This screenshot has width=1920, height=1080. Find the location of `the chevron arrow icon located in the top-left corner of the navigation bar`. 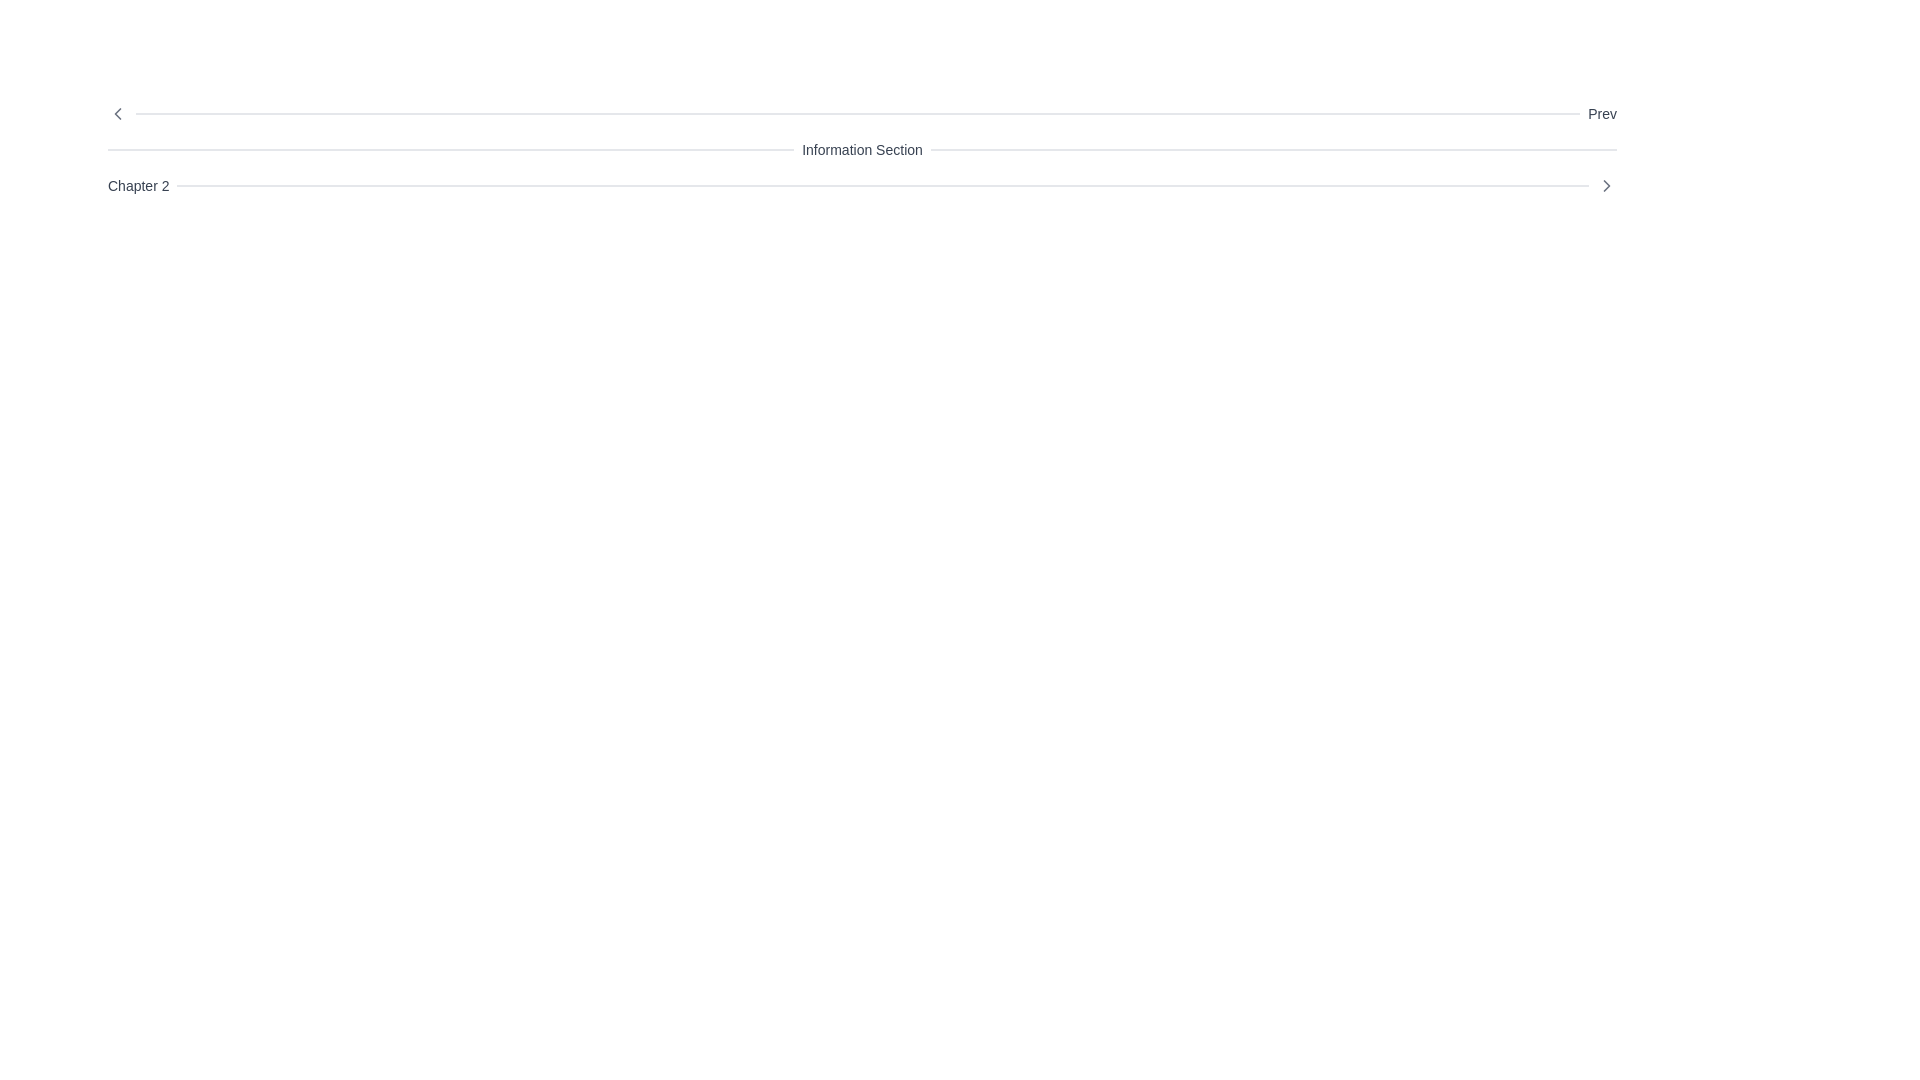

the chevron arrow icon located in the top-left corner of the navigation bar is located at coordinates (117, 114).